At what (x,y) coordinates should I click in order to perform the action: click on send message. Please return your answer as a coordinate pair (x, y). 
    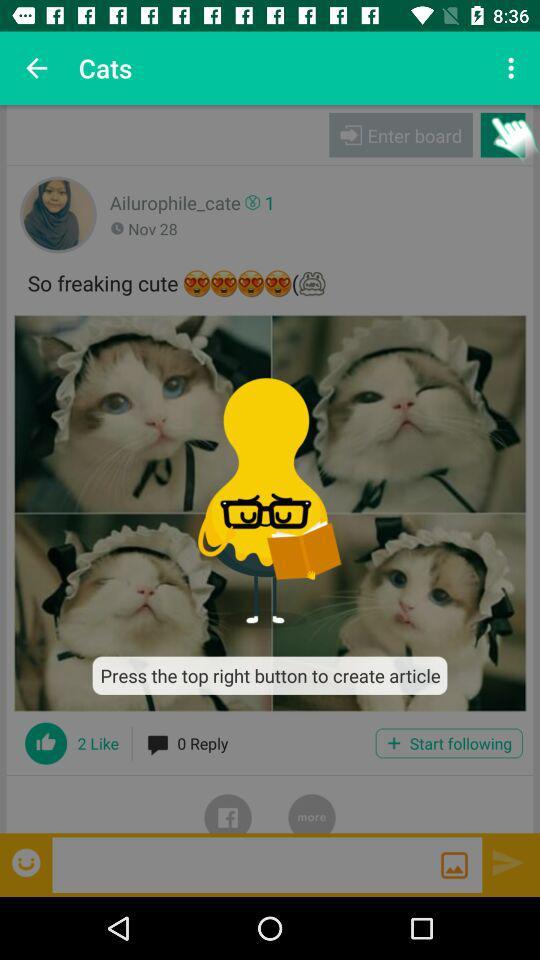
    Looking at the image, I should click on (508, 861).